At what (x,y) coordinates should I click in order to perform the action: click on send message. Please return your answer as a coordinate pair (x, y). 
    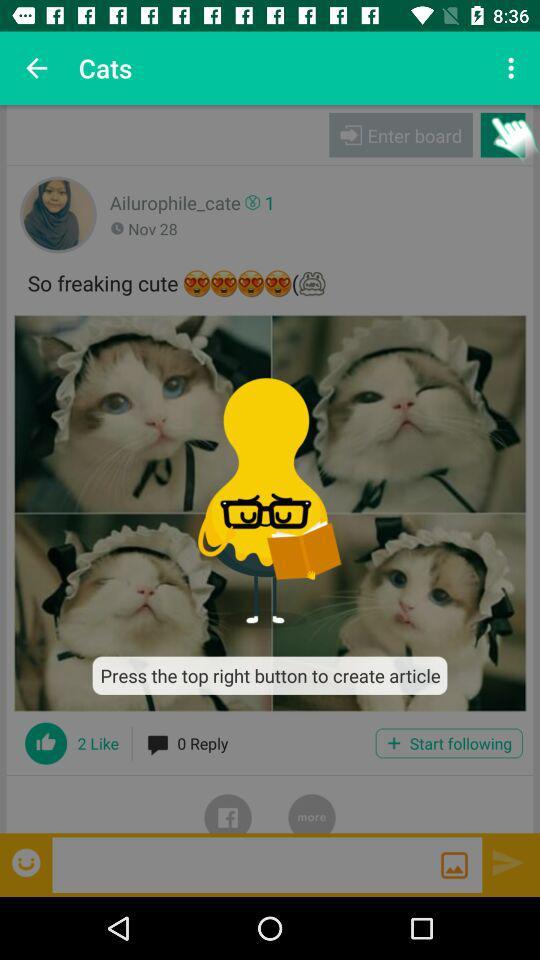
    Looking at the image, I should click on (508, 861).